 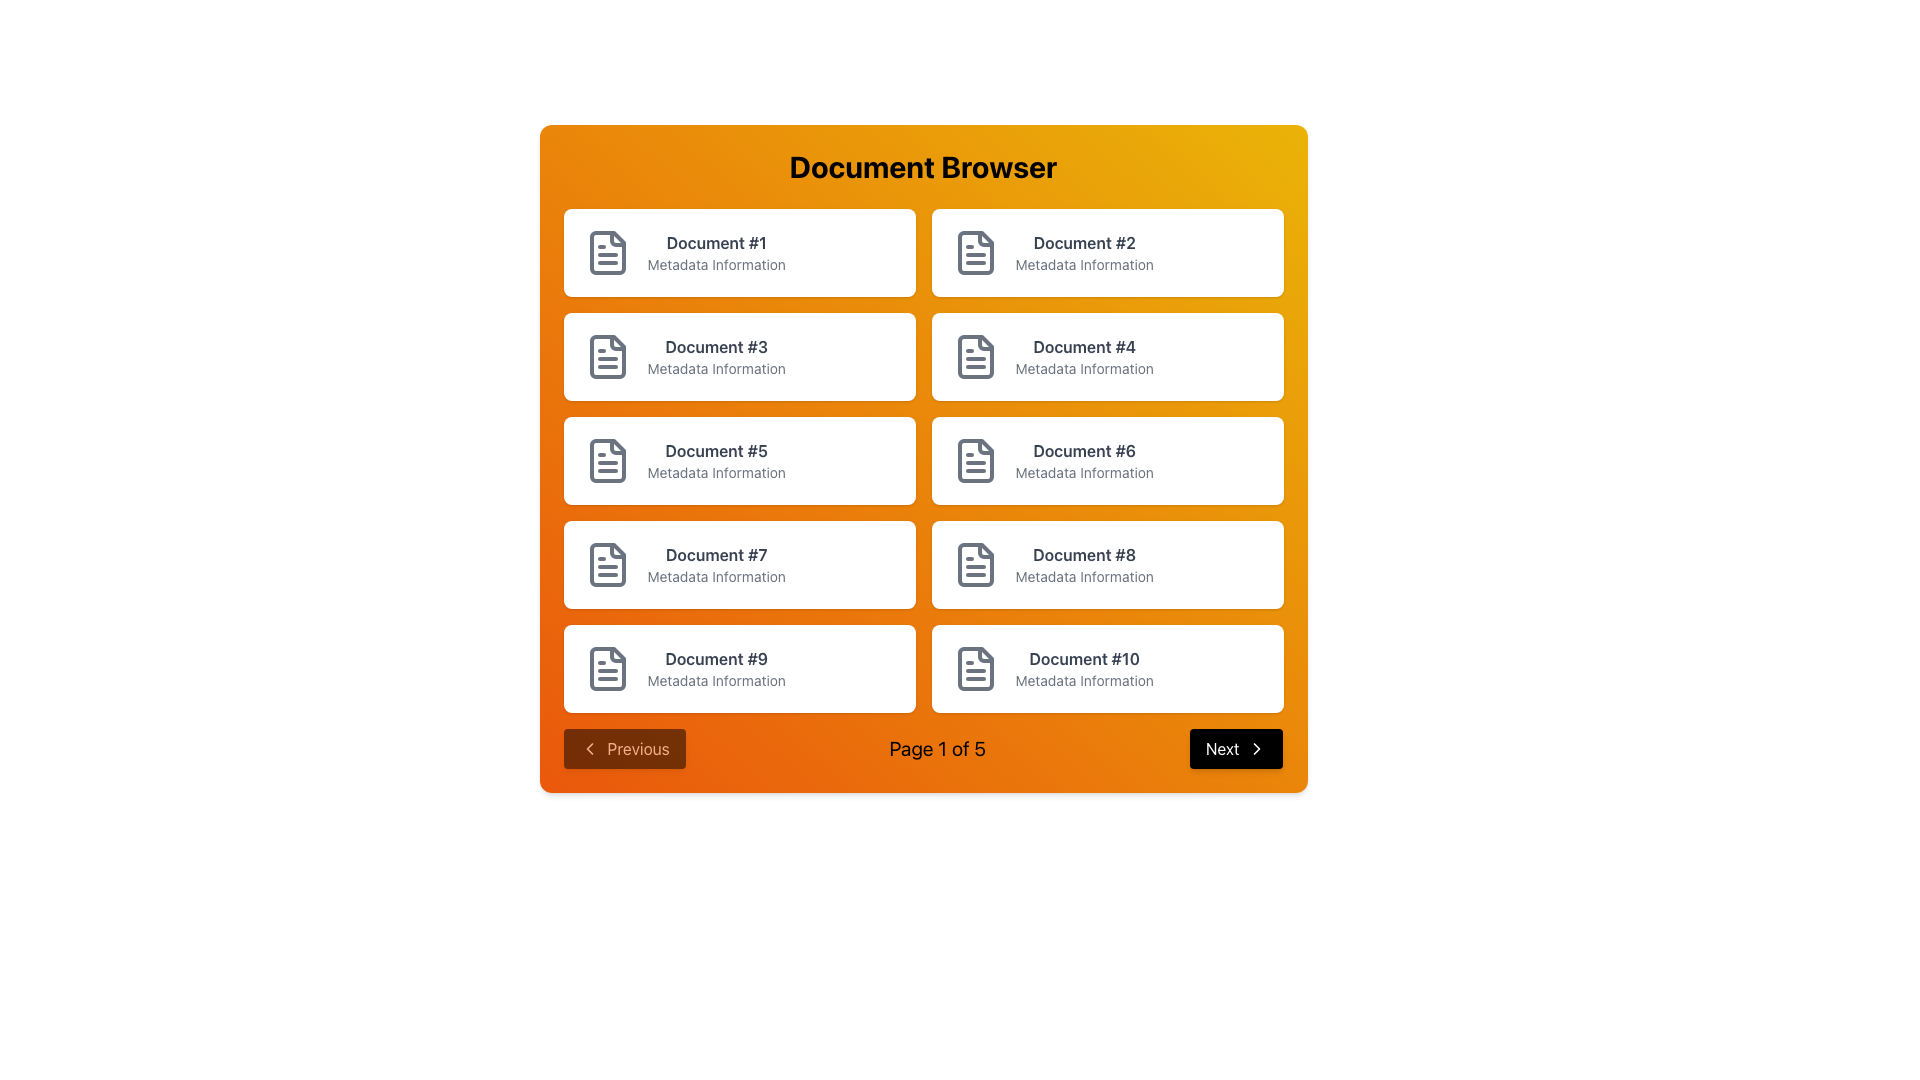 What do you see at coordinates (975, 252) in the screenshot?
I see `the document icon located in the first row of the 'Document #2' card, positioned to the left of the title 'Document #2'` at bounding box center [975, 252].